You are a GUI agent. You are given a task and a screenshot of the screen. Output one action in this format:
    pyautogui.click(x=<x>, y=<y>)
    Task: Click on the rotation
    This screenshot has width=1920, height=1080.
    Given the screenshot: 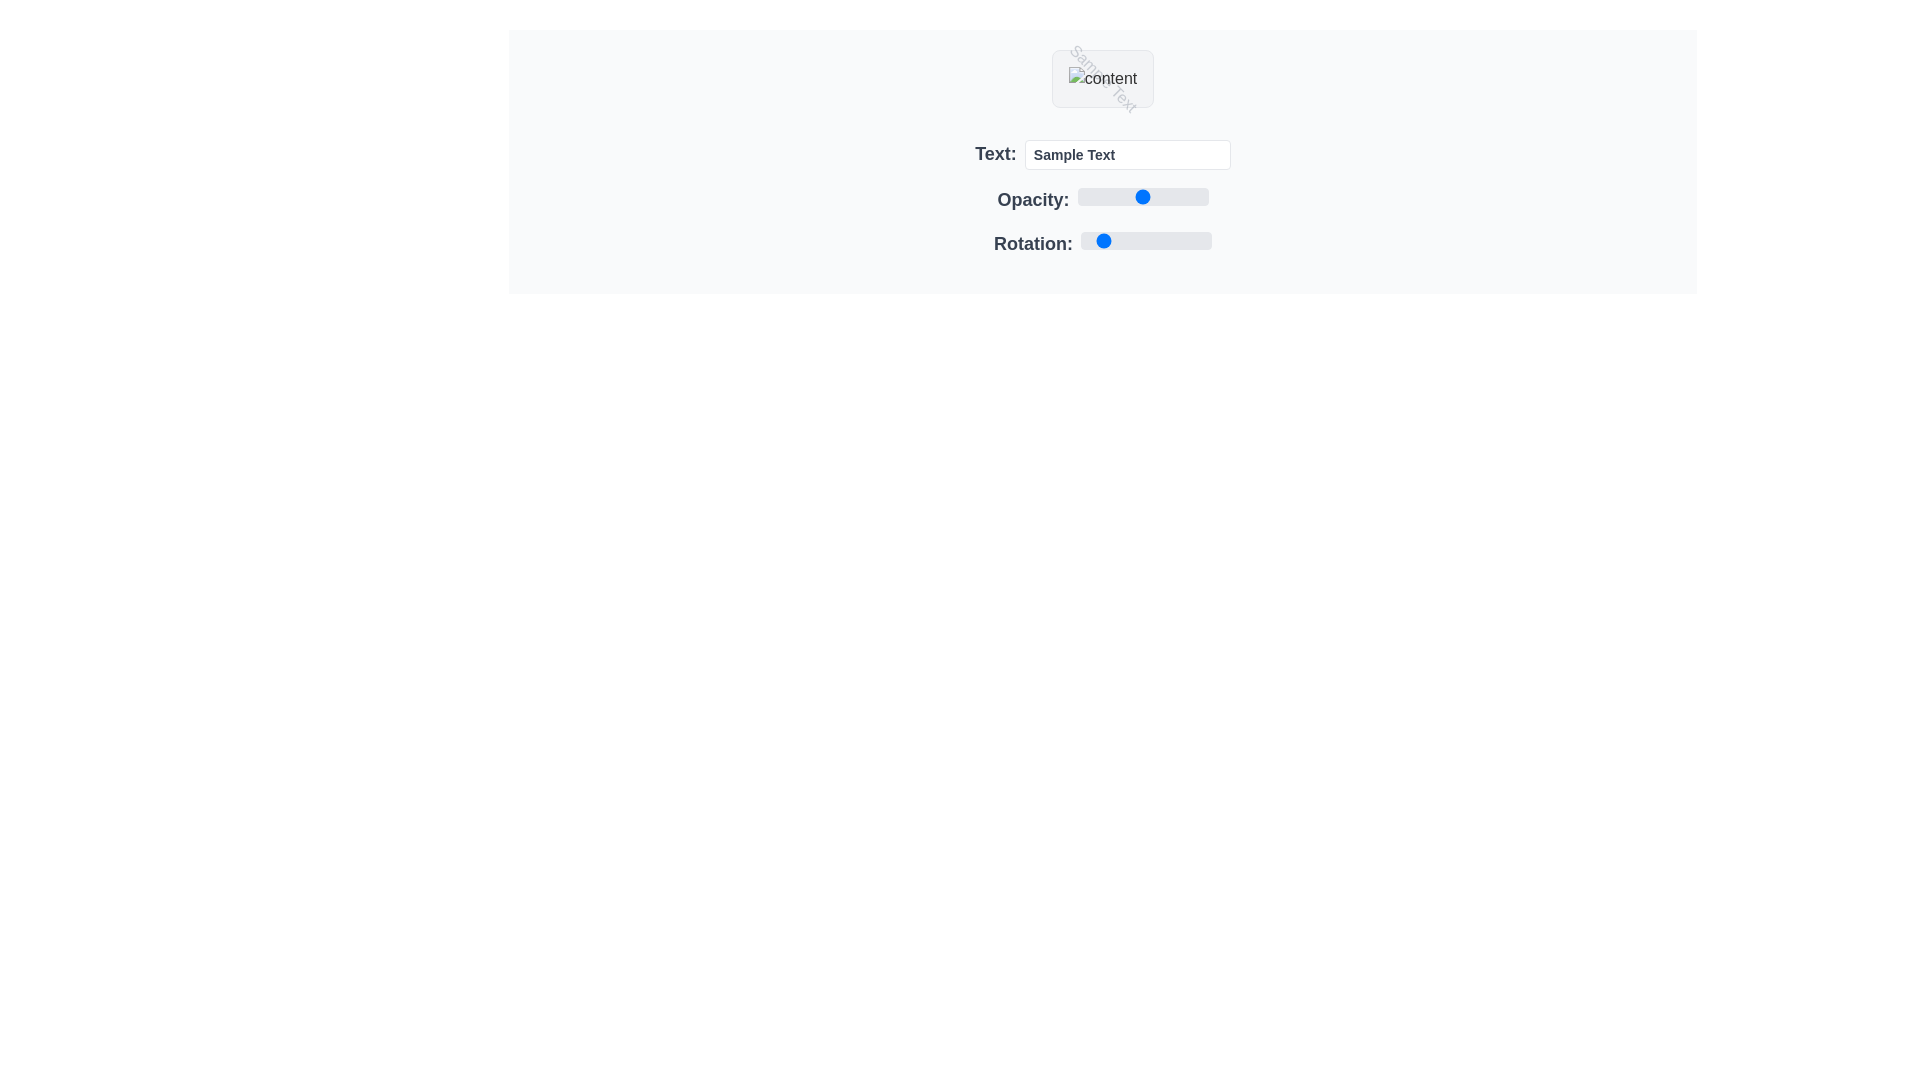 What is the action you would take?
    pyautogui.click(x=1191, y=239)
    